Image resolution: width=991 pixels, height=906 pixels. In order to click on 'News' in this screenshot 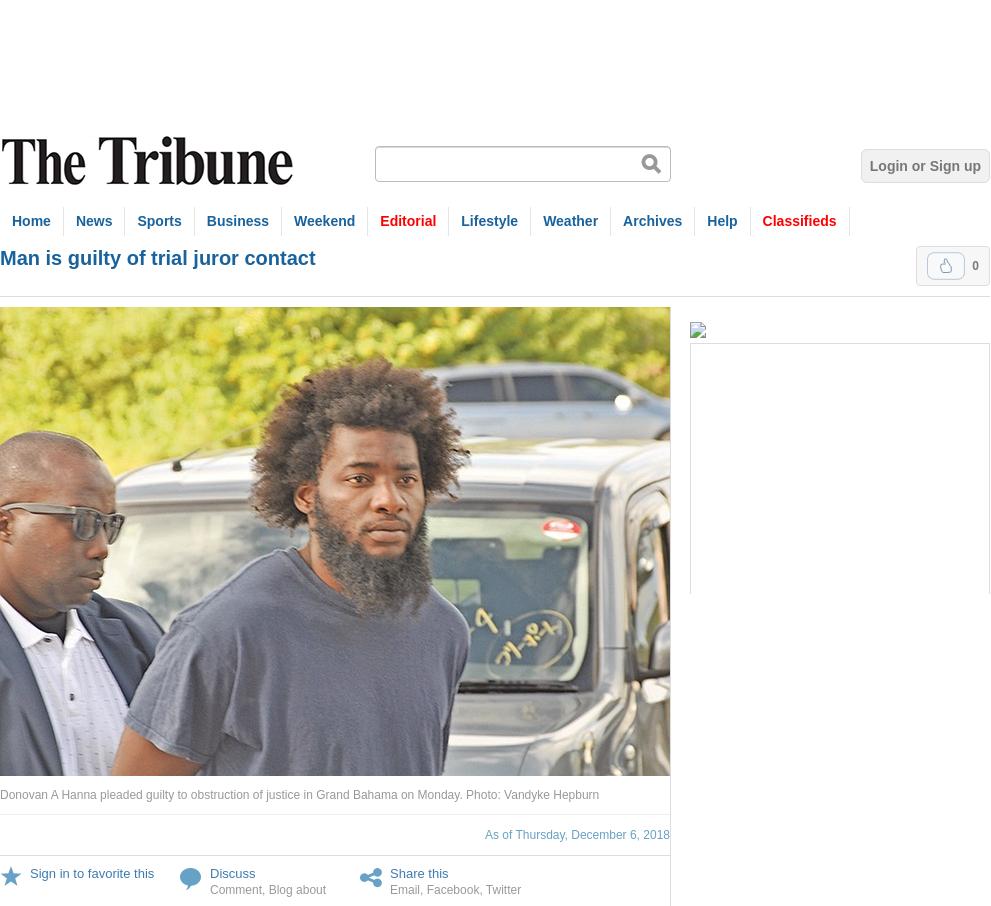, I will do `click(92, 219)`.